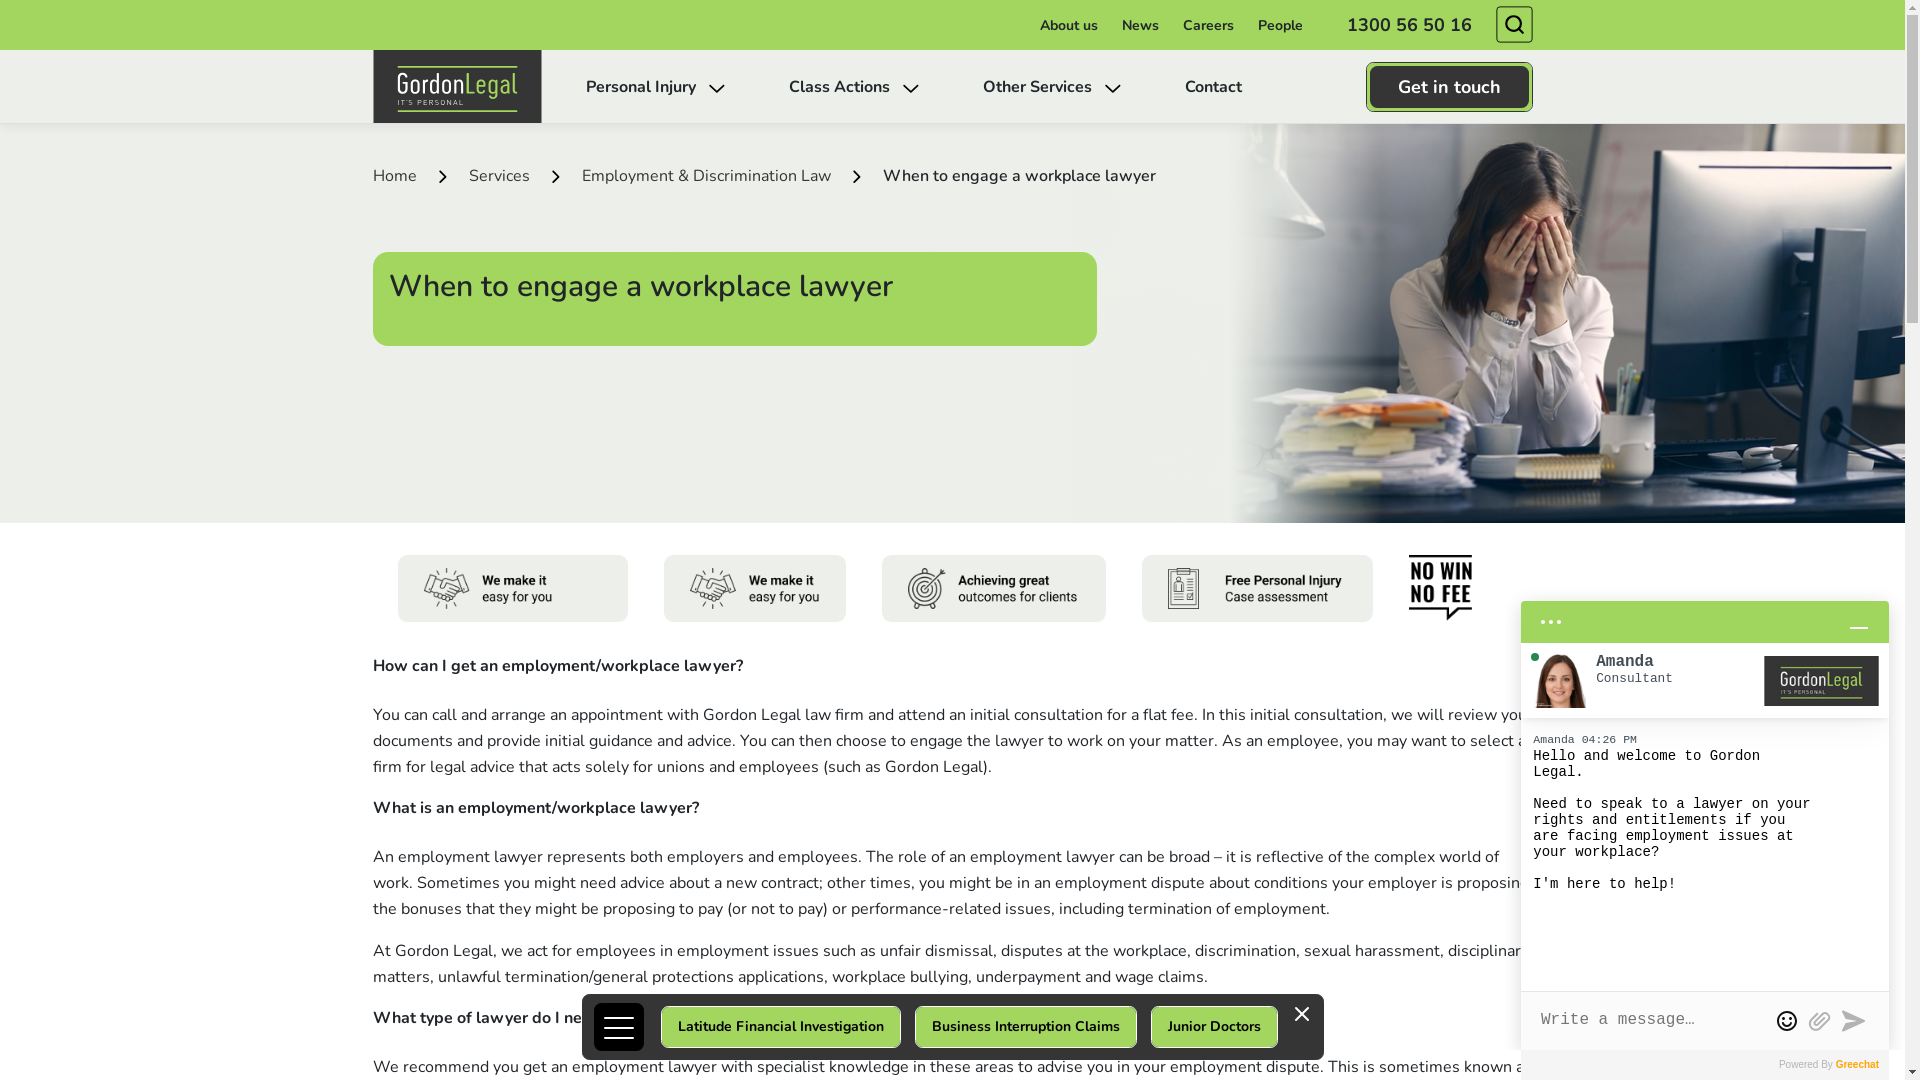 The width and height of the screenshot is (1920, 1080). What do you see at coordinates (1280, 25) in the screenshot?
I see `'People'` at bounding box center [1280, 25].